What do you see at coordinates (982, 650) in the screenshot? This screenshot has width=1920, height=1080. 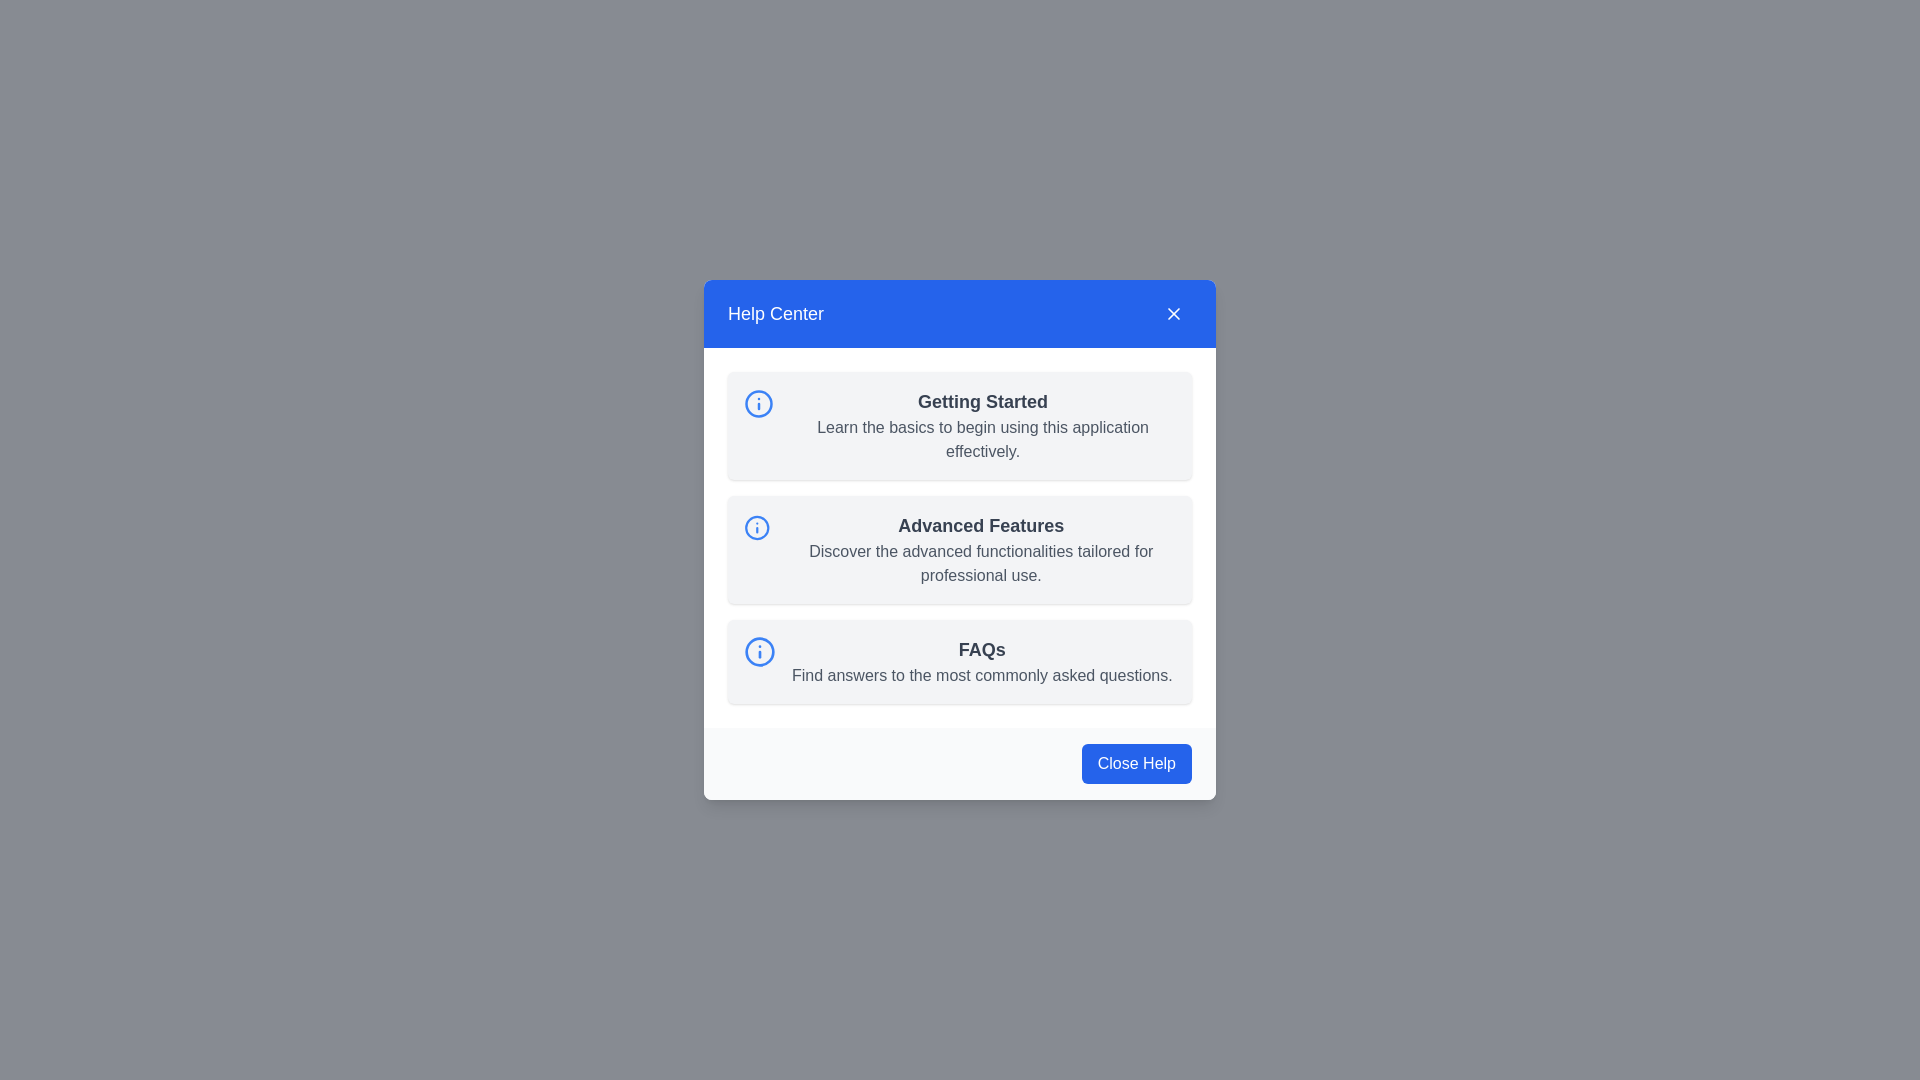 I see `the 'FAQs' label, which is a bold, dark gray text prominently displayed as the title above the supporting text in the dialog box` at bounding box center [982, 650].